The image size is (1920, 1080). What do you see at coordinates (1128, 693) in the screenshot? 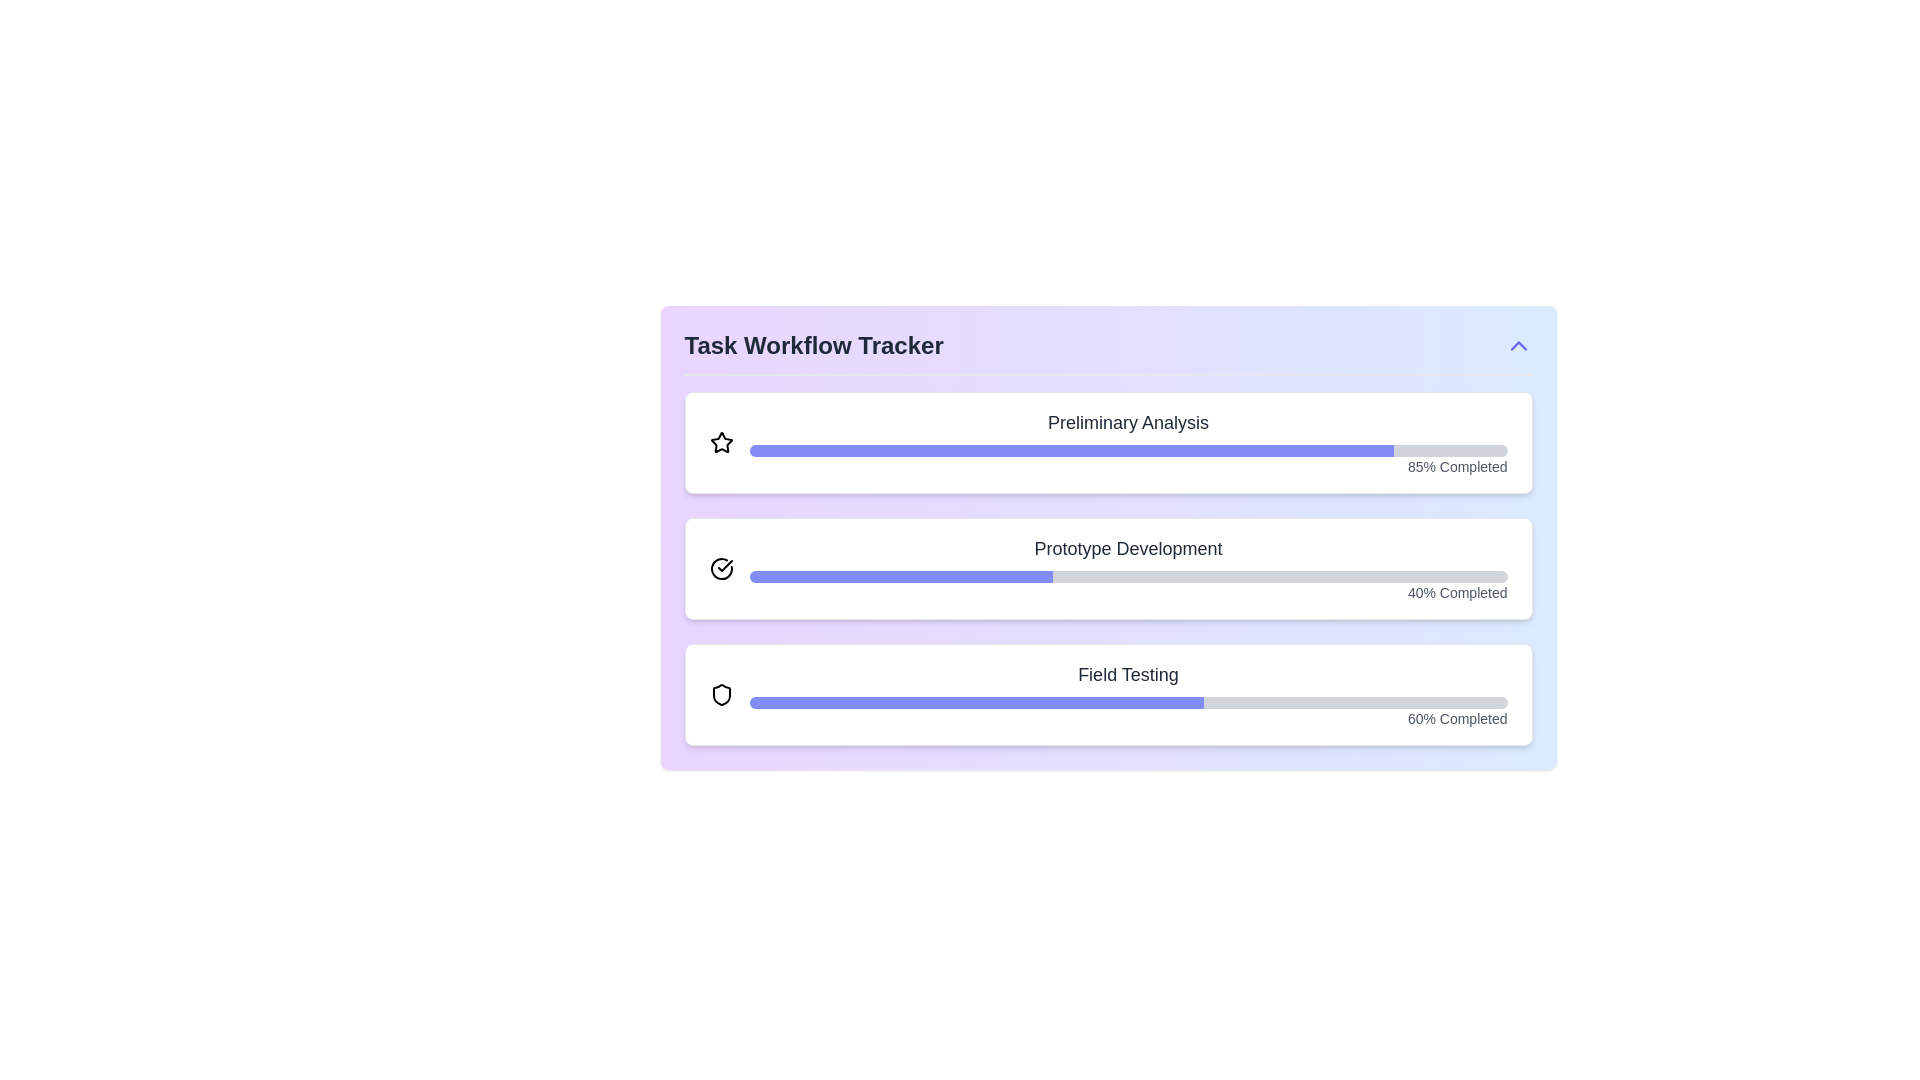
I see `progress percentage from the ProgressIndicator labeled 'Field Testing' which shows '60% Completed.'` at bounding box center [1128, 693].